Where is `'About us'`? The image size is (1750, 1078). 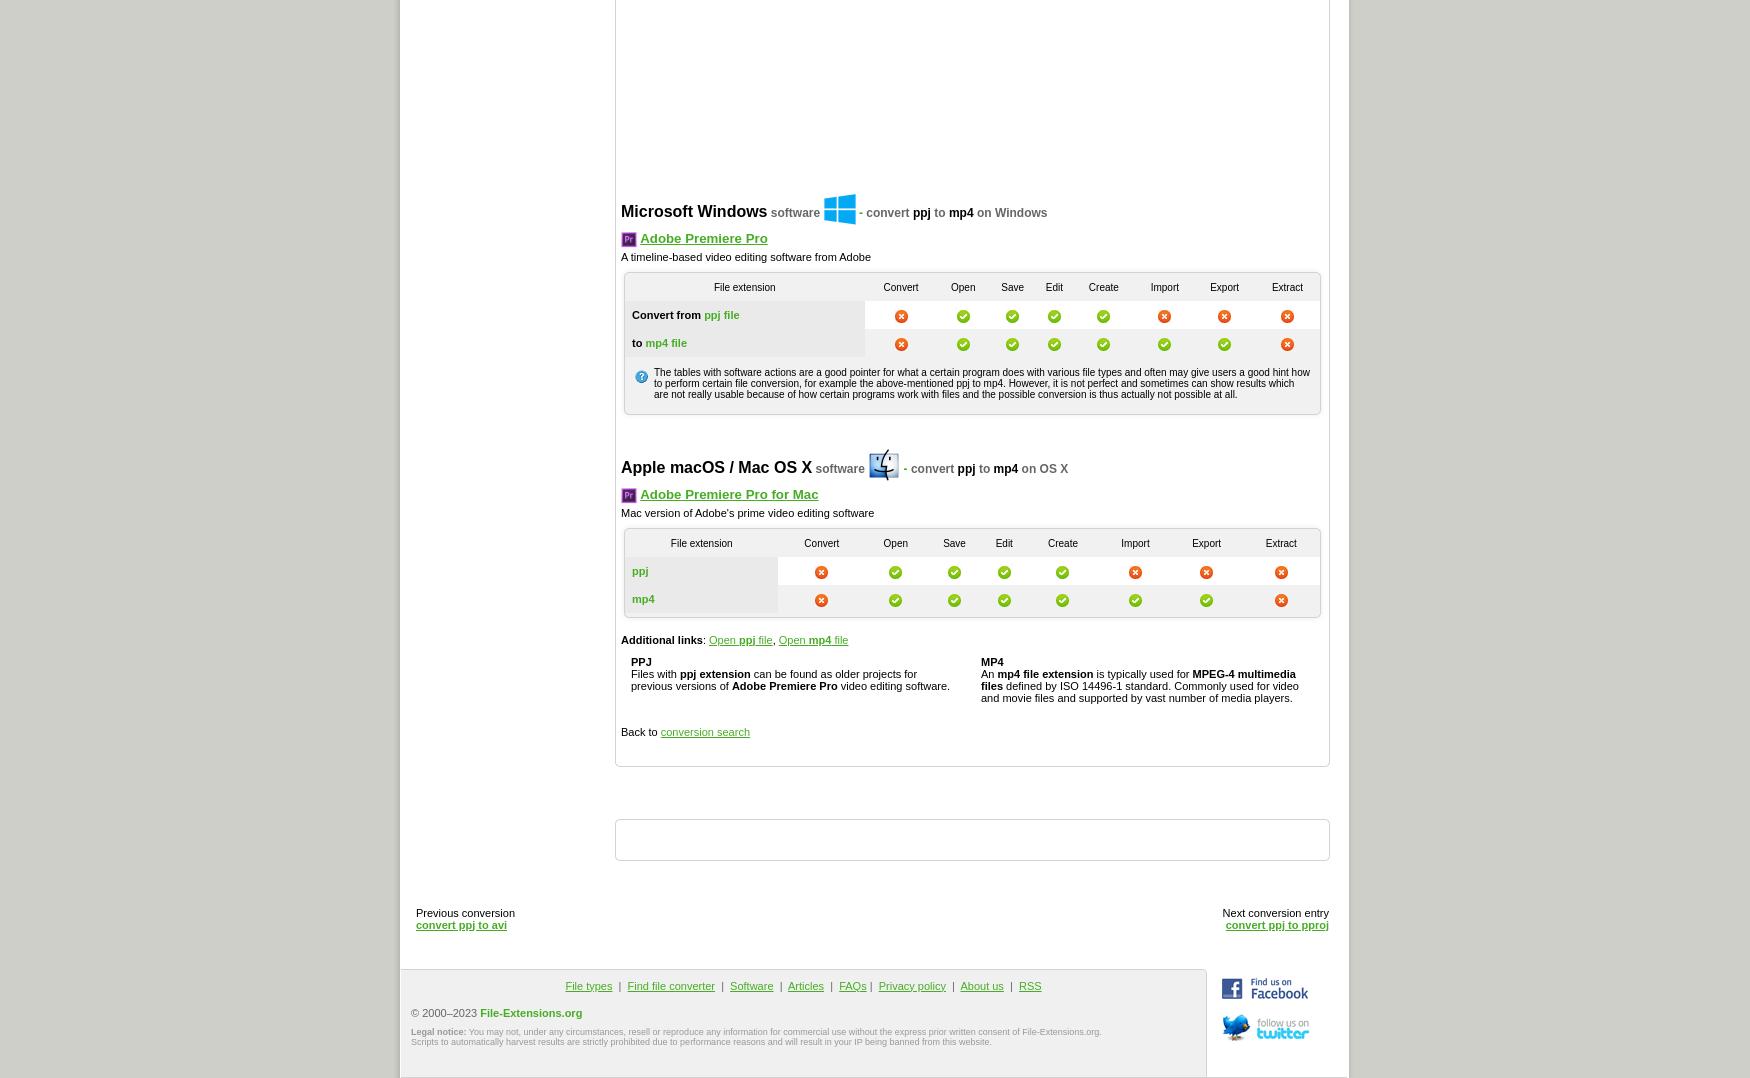 'About us' is located at coordinates (960, 984).